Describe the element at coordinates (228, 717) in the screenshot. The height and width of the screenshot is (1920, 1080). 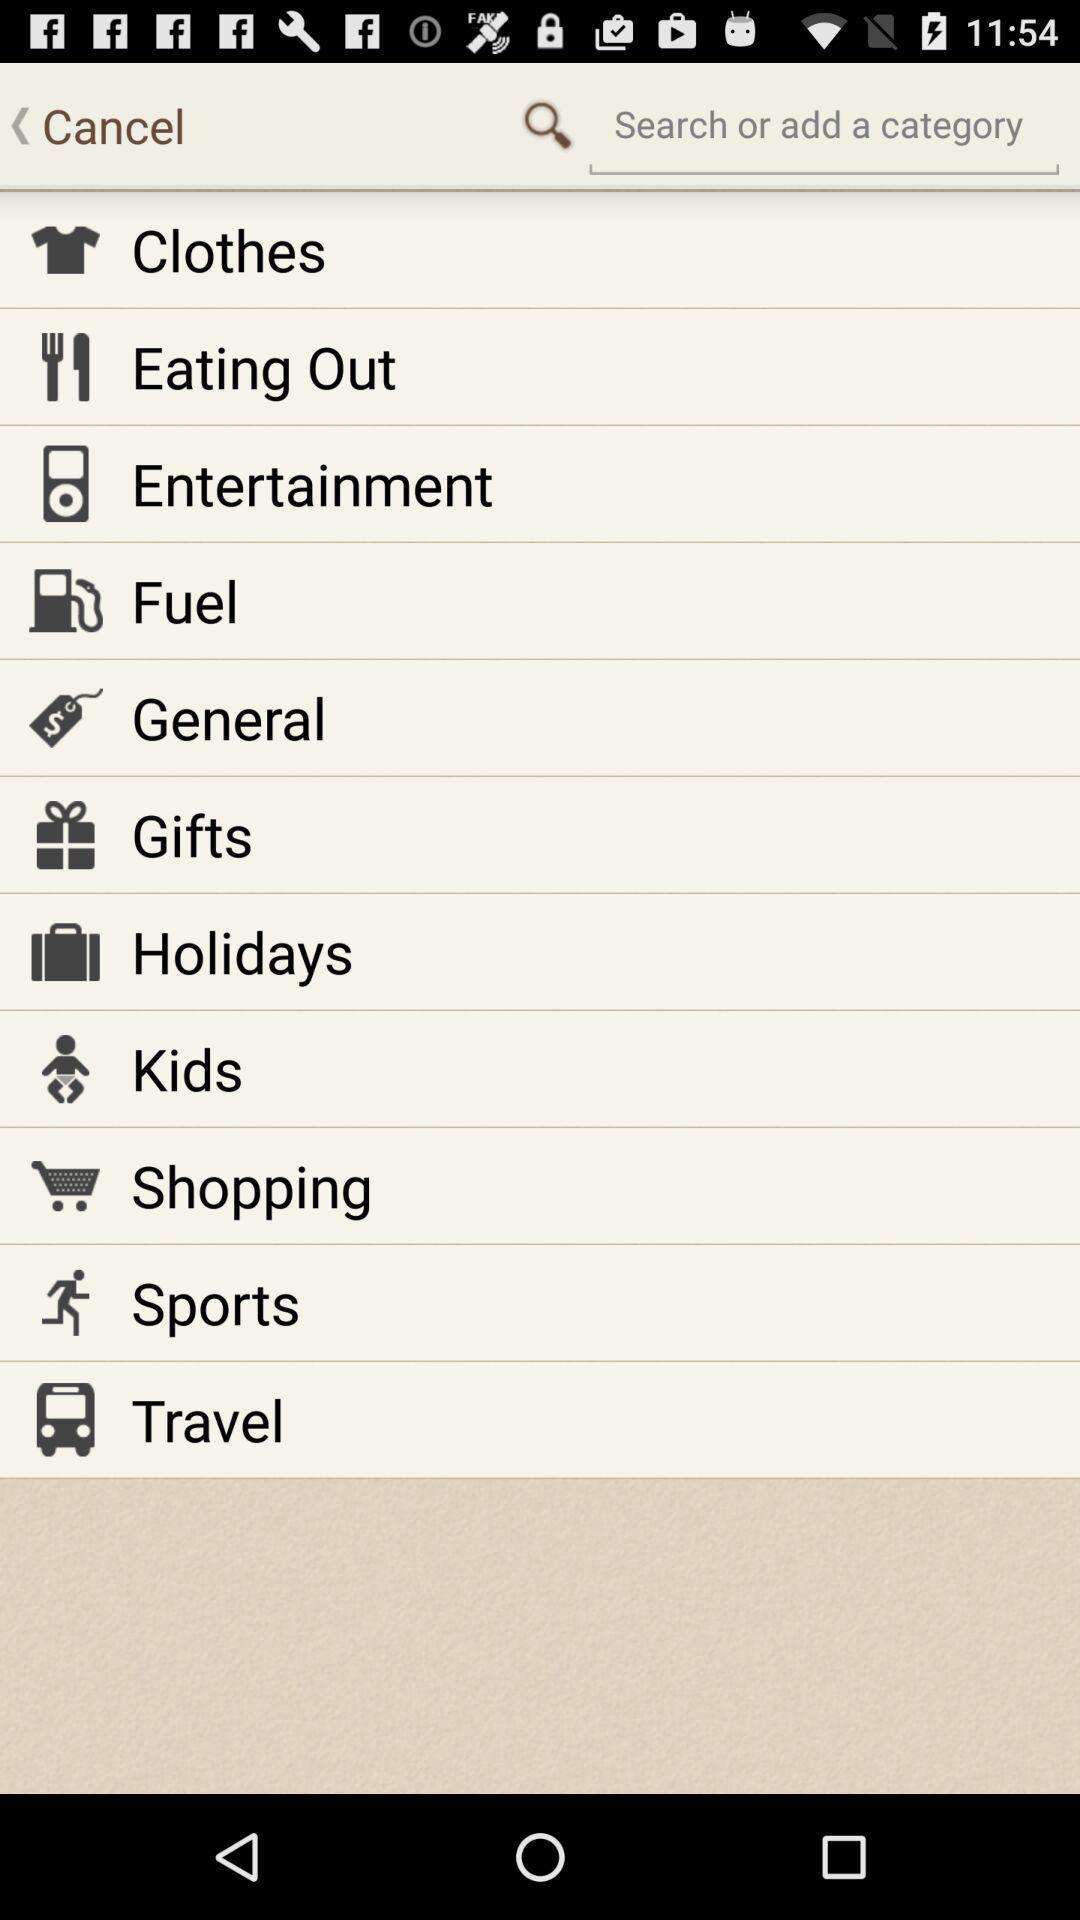
I see `the general app` at that location.